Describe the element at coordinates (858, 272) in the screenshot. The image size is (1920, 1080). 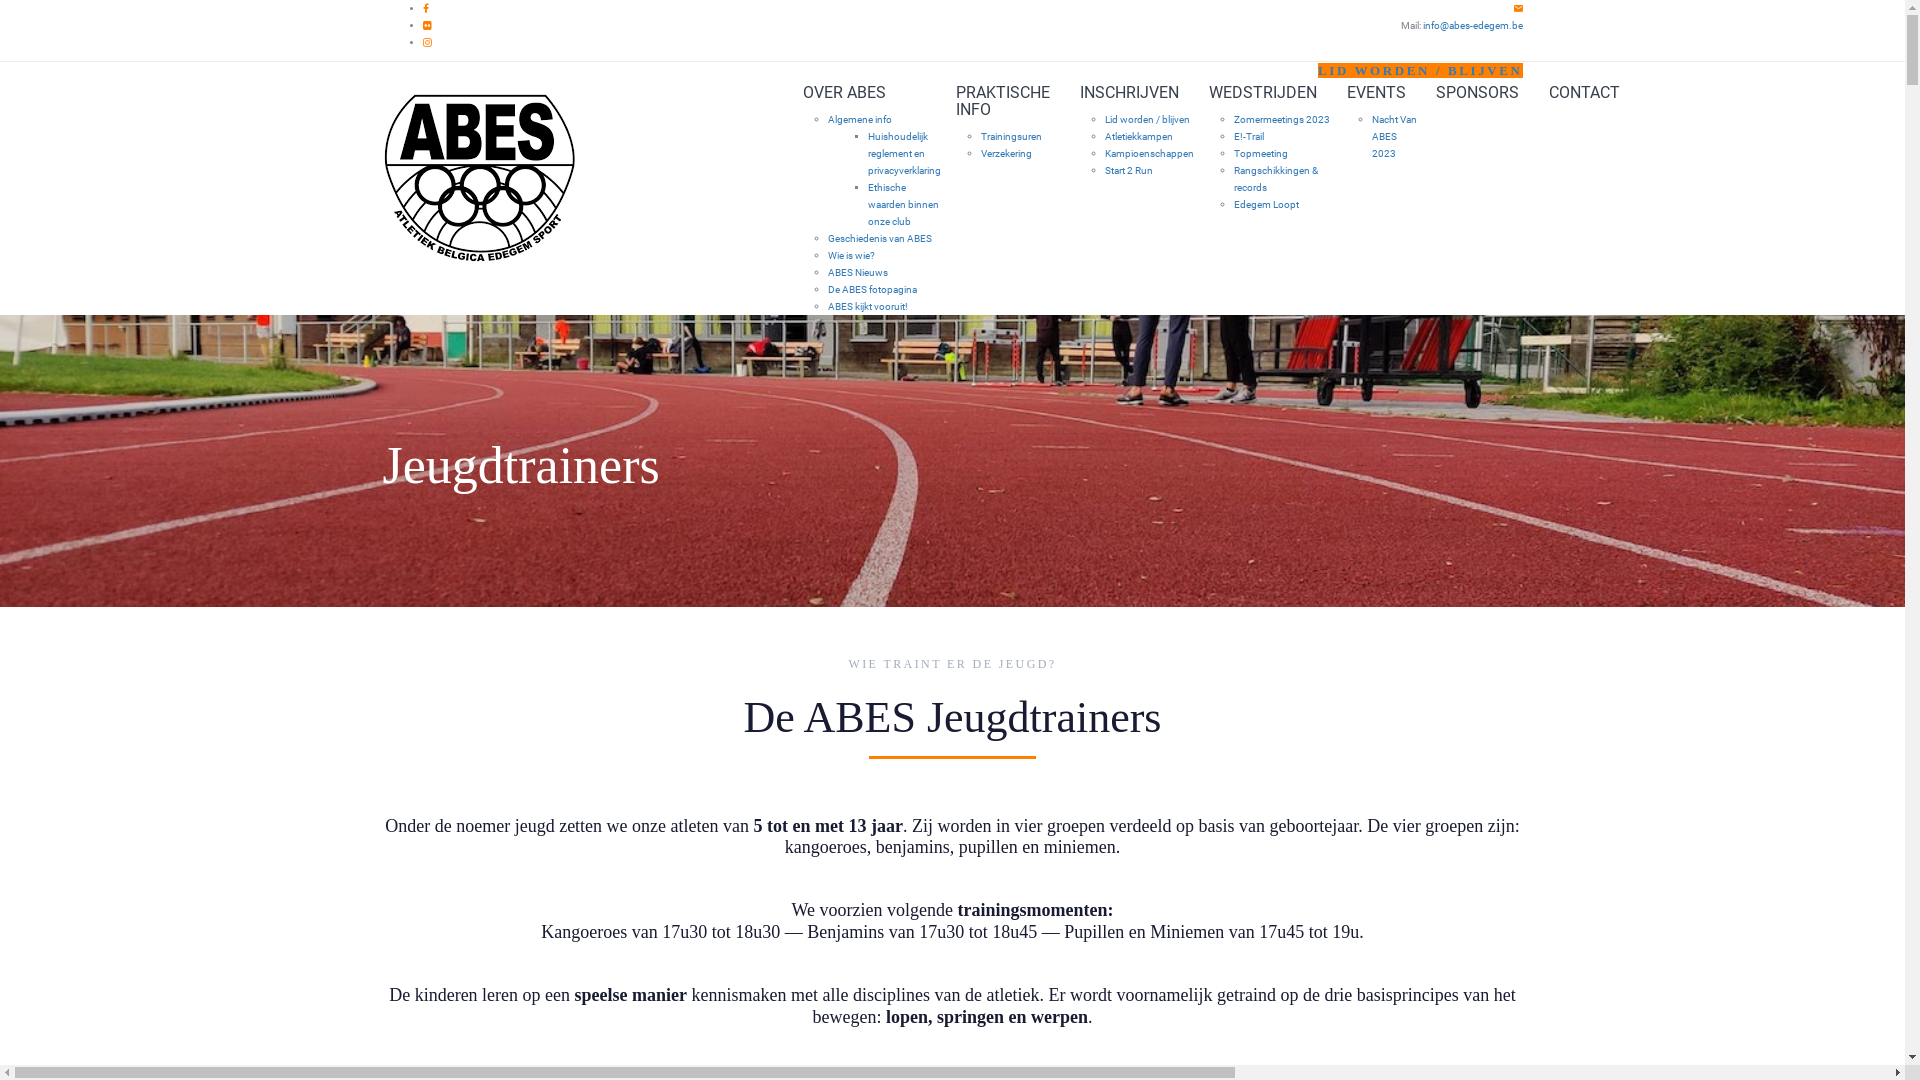
I see `'ABES Nieuws'` at that location.